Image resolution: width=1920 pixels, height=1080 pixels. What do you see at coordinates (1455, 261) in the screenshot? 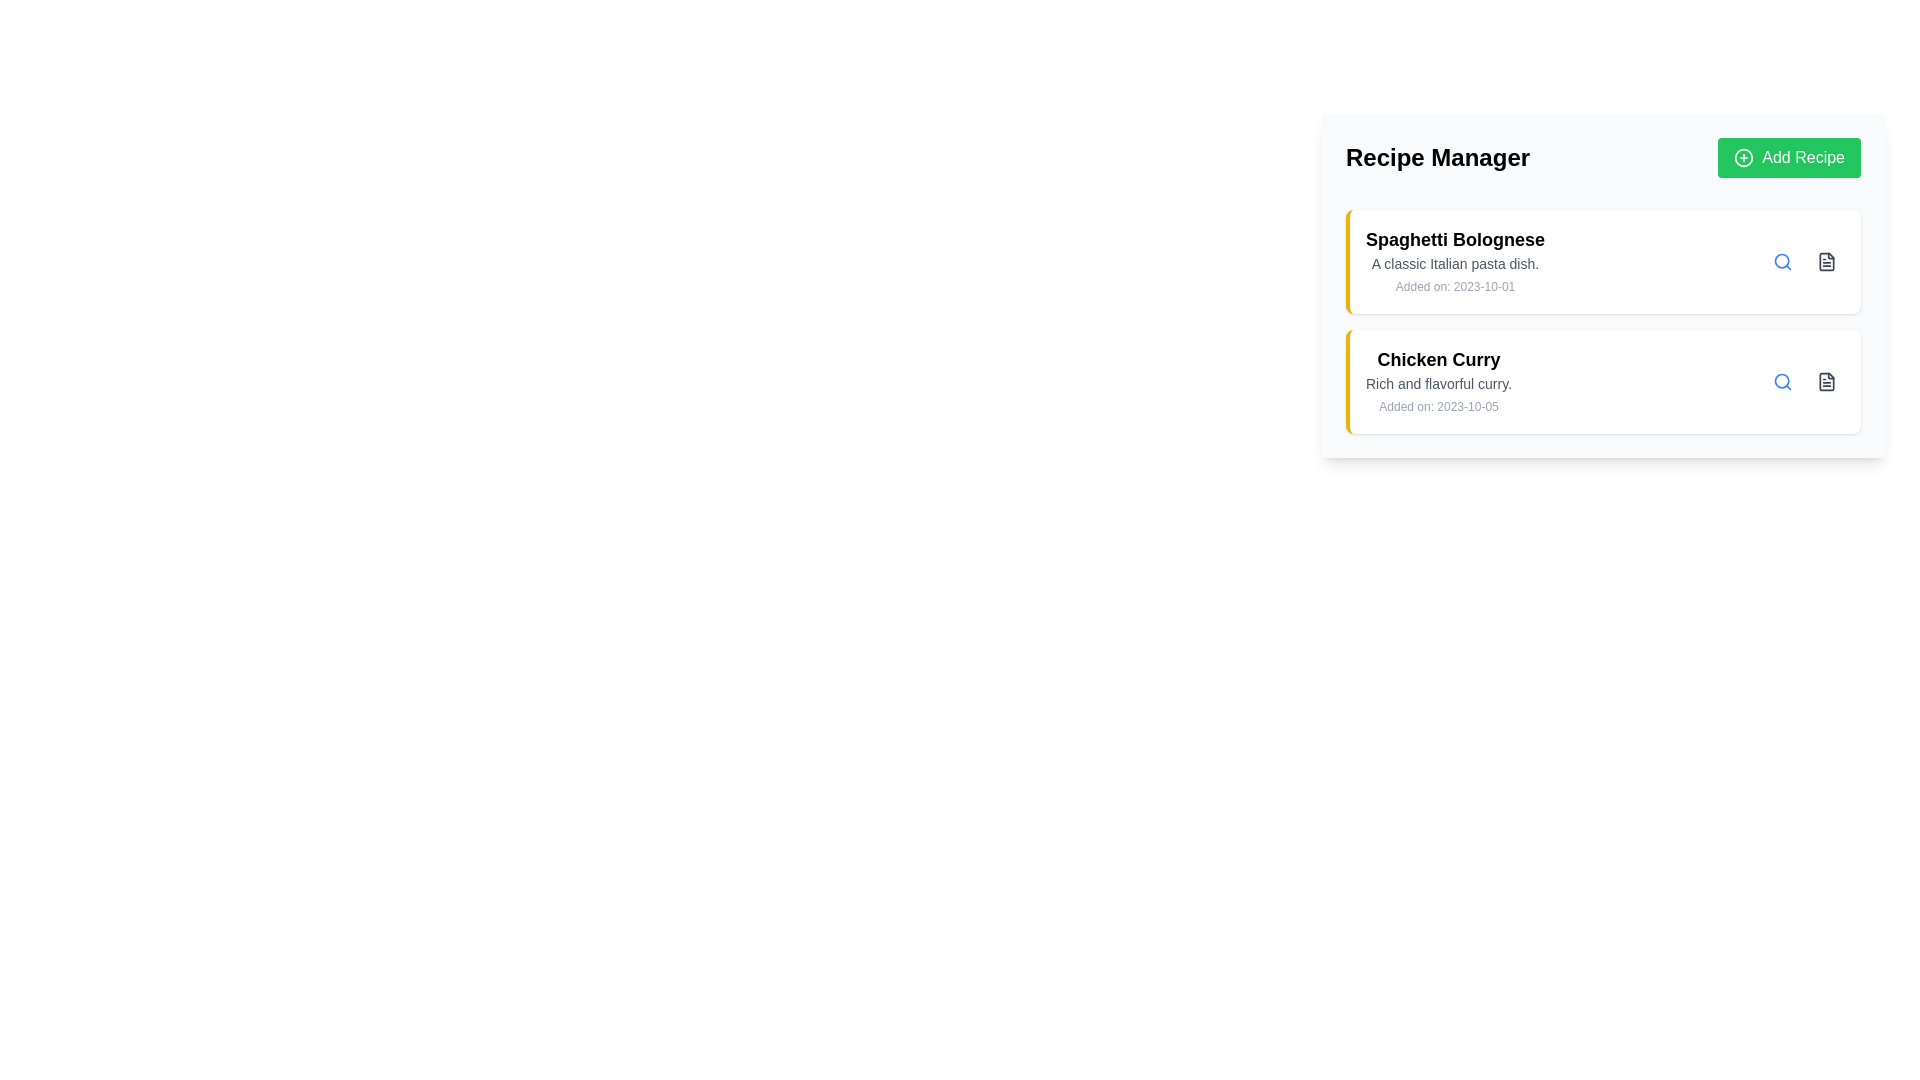
I see `information displayed in the text block that shows the recipe's name, description, and the date it was added, located at the upper part of the recipe list` at bounding box center [1455, 261].